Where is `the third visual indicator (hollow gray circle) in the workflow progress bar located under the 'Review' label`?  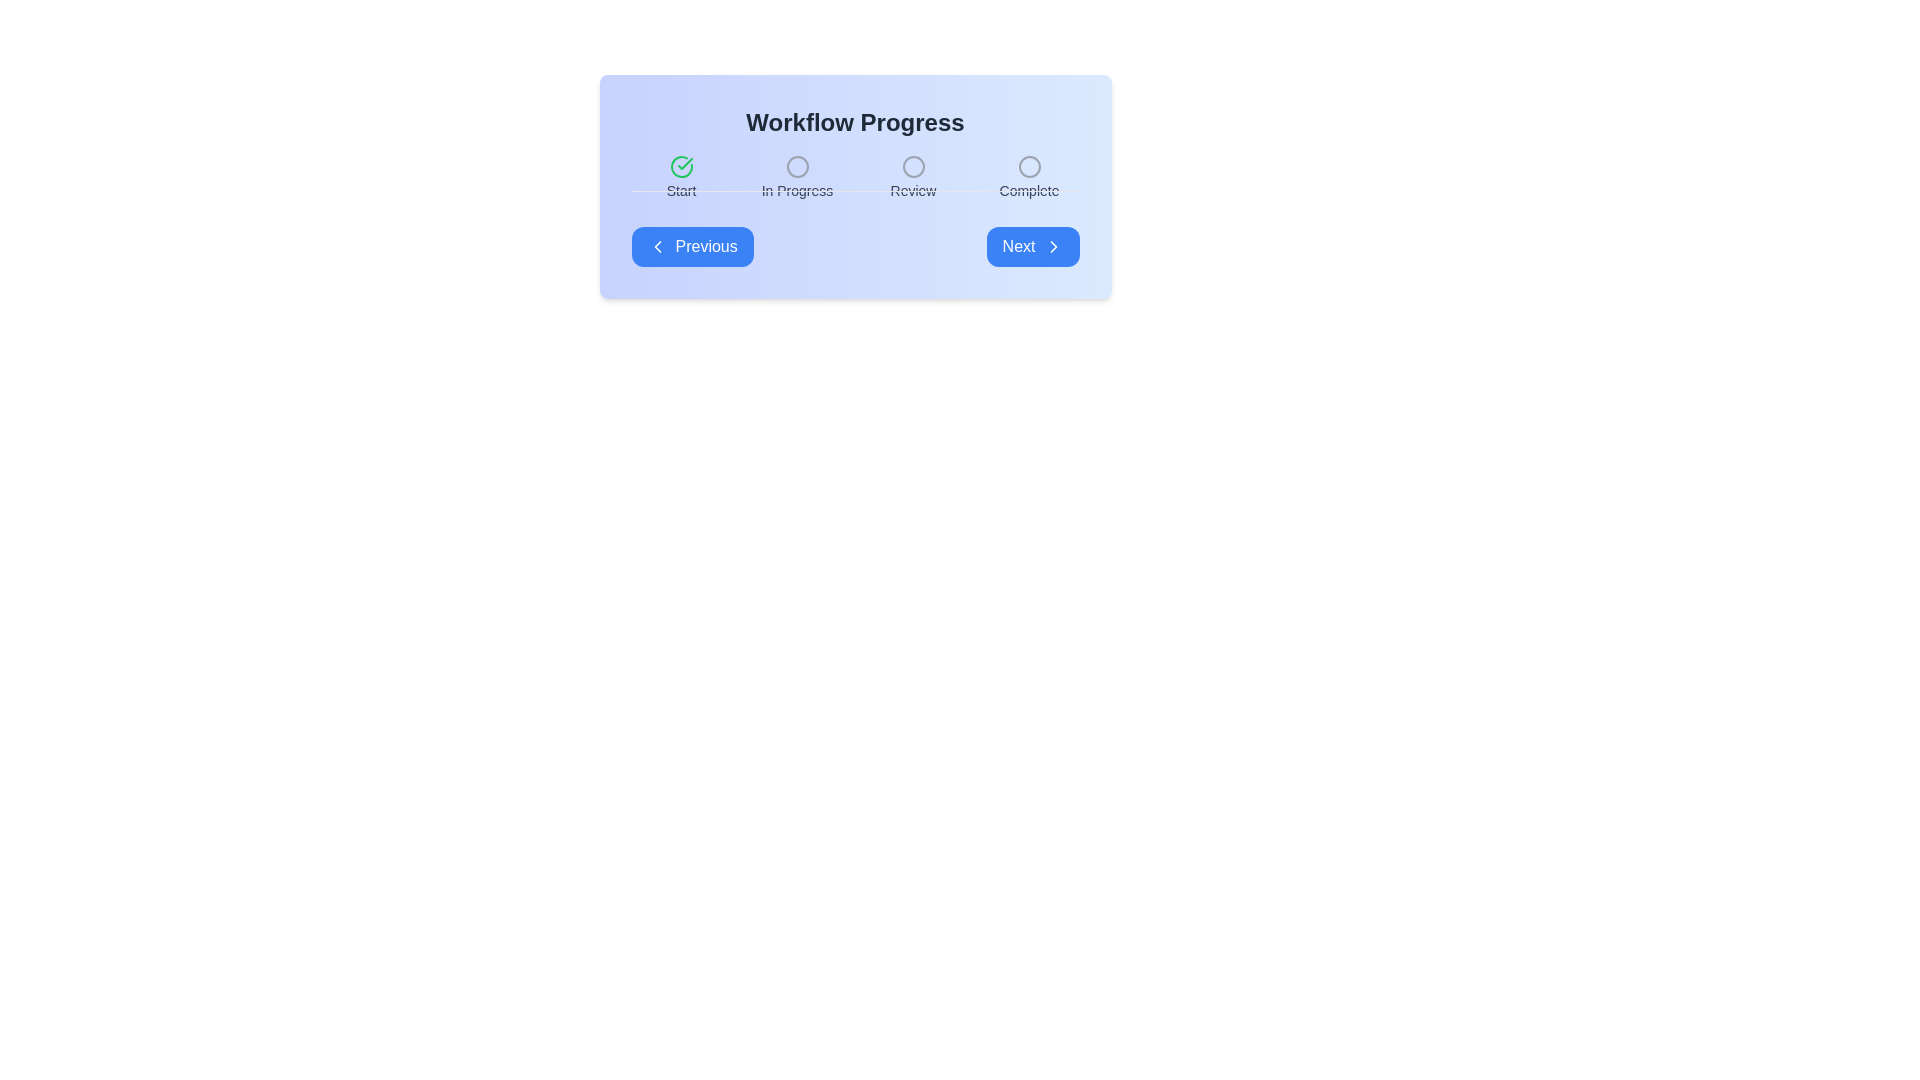 the third visual indicator (hollow gray circle) in the workflow progress bar located under the 'Review' label is located at coordinates (912, 165).